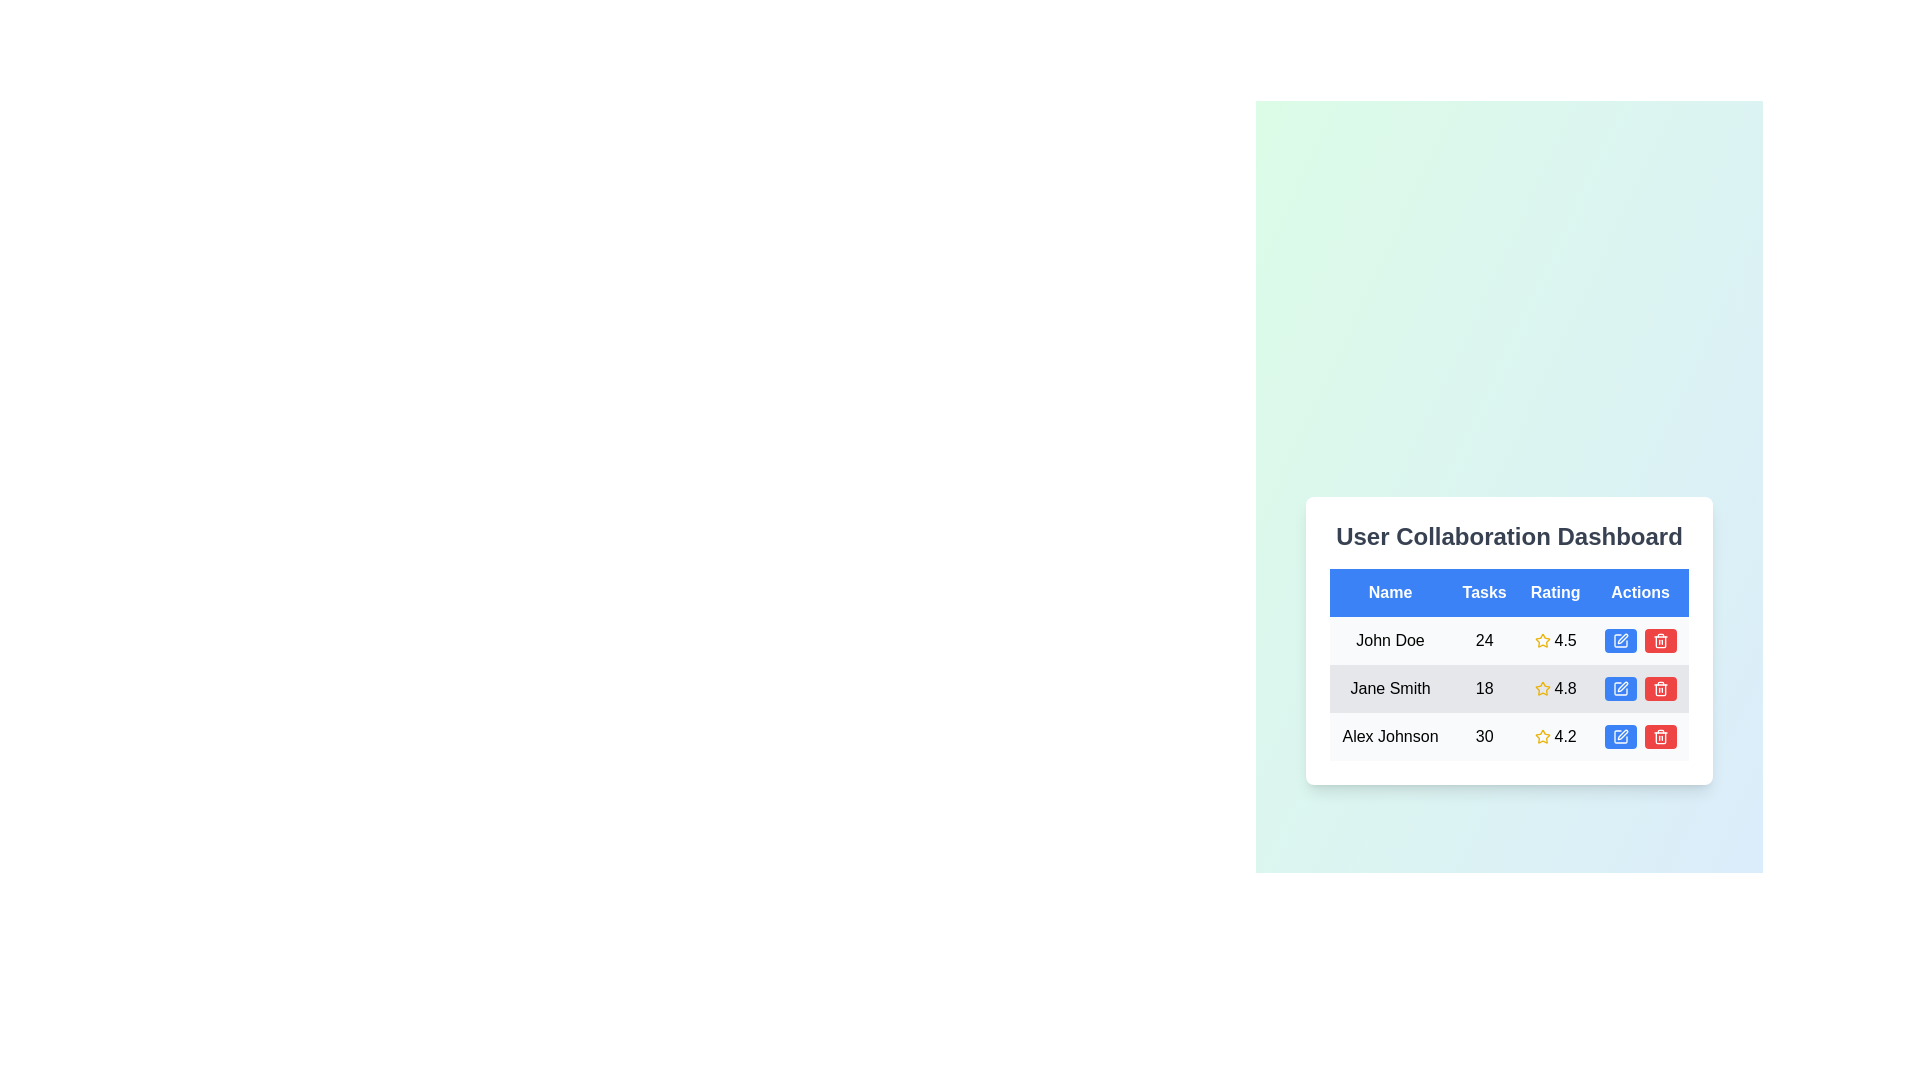 The width and height of the screenshot is (1920, 1080). I want to click on the third row in the User Collaboration Dashboard table displaying user details for 'Alex Johnson', which includes a task count, rating, and actionable buttons, so click(1509, 736).